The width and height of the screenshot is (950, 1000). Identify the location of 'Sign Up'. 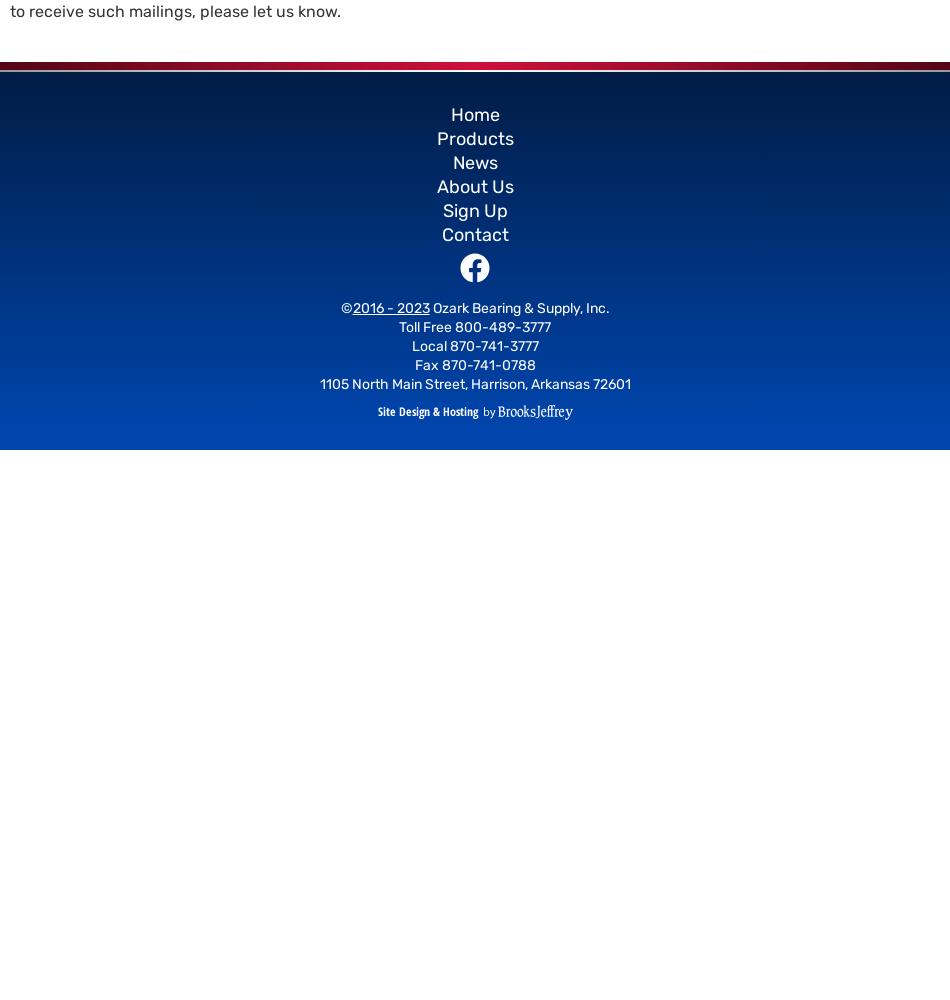
(473, 210).